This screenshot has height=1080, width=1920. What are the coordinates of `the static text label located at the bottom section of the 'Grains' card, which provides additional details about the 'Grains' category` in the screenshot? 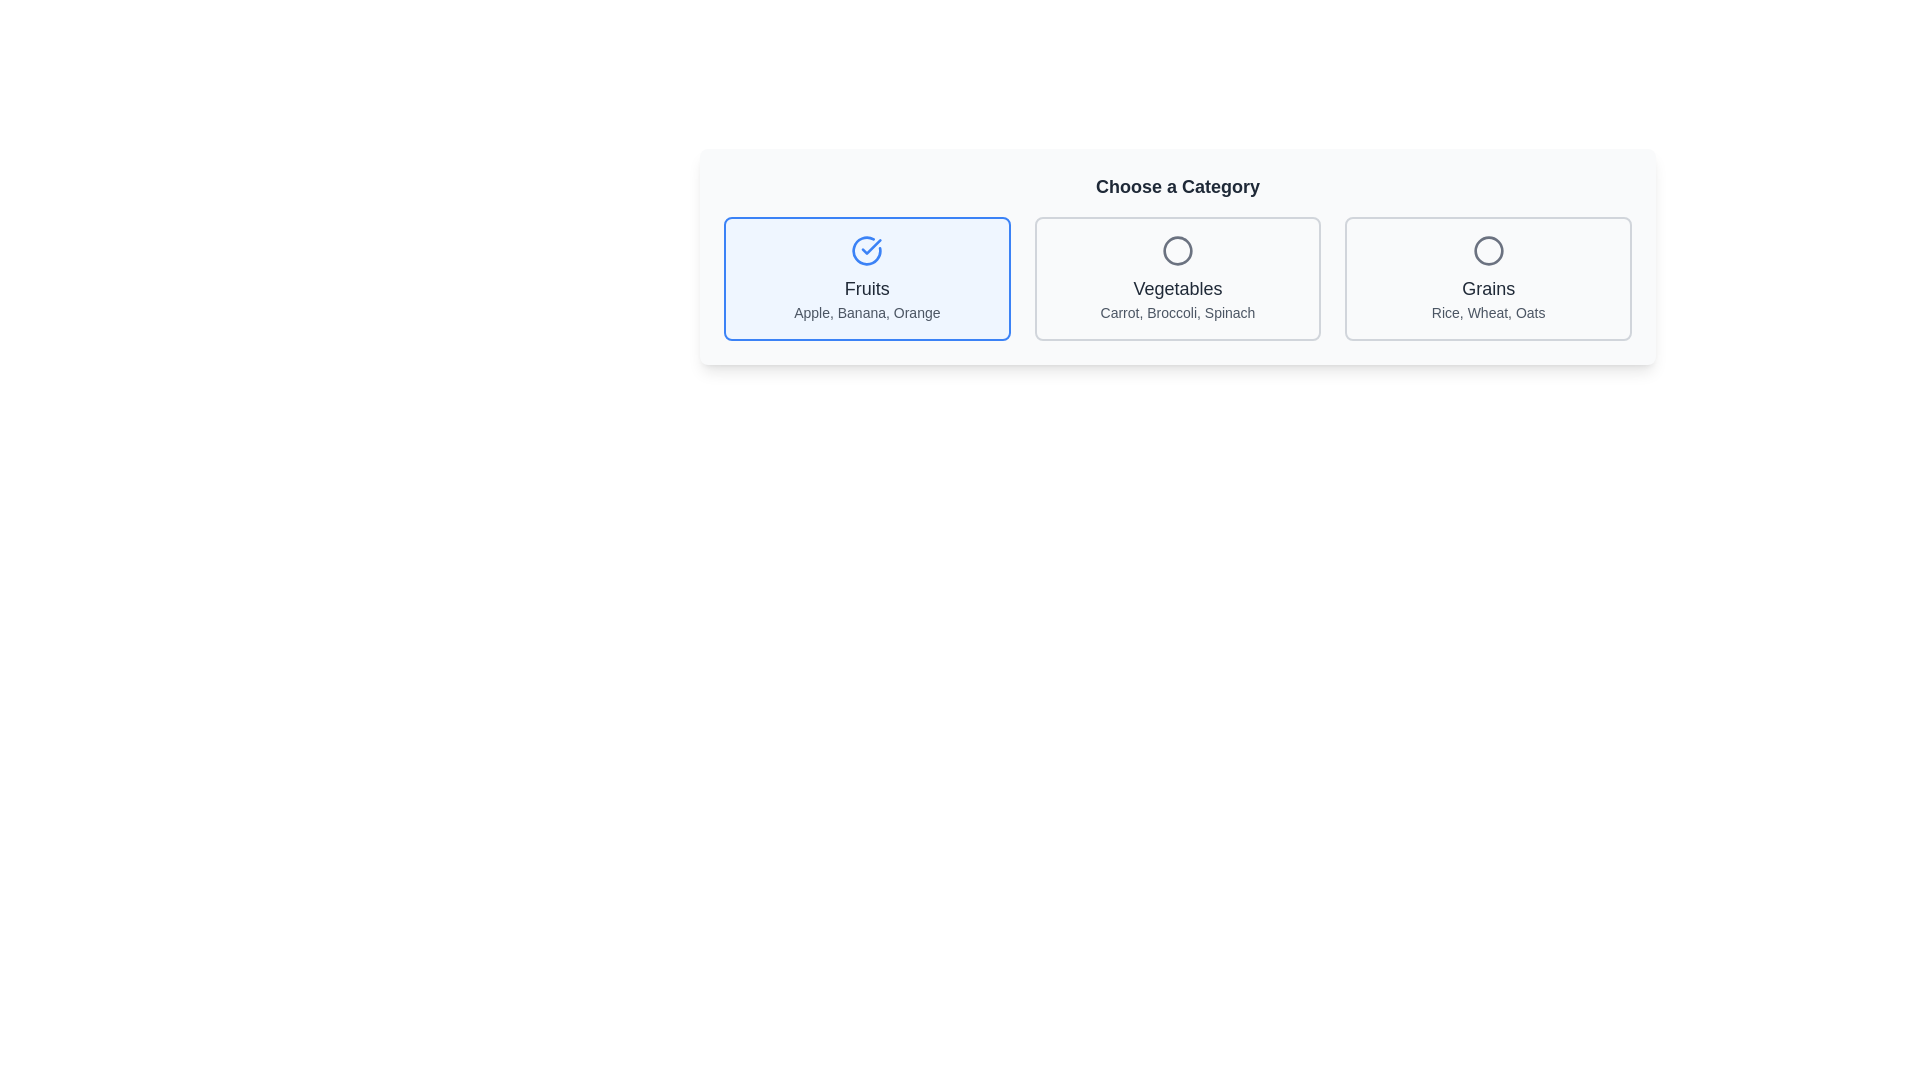 It's located at (1488, 312).